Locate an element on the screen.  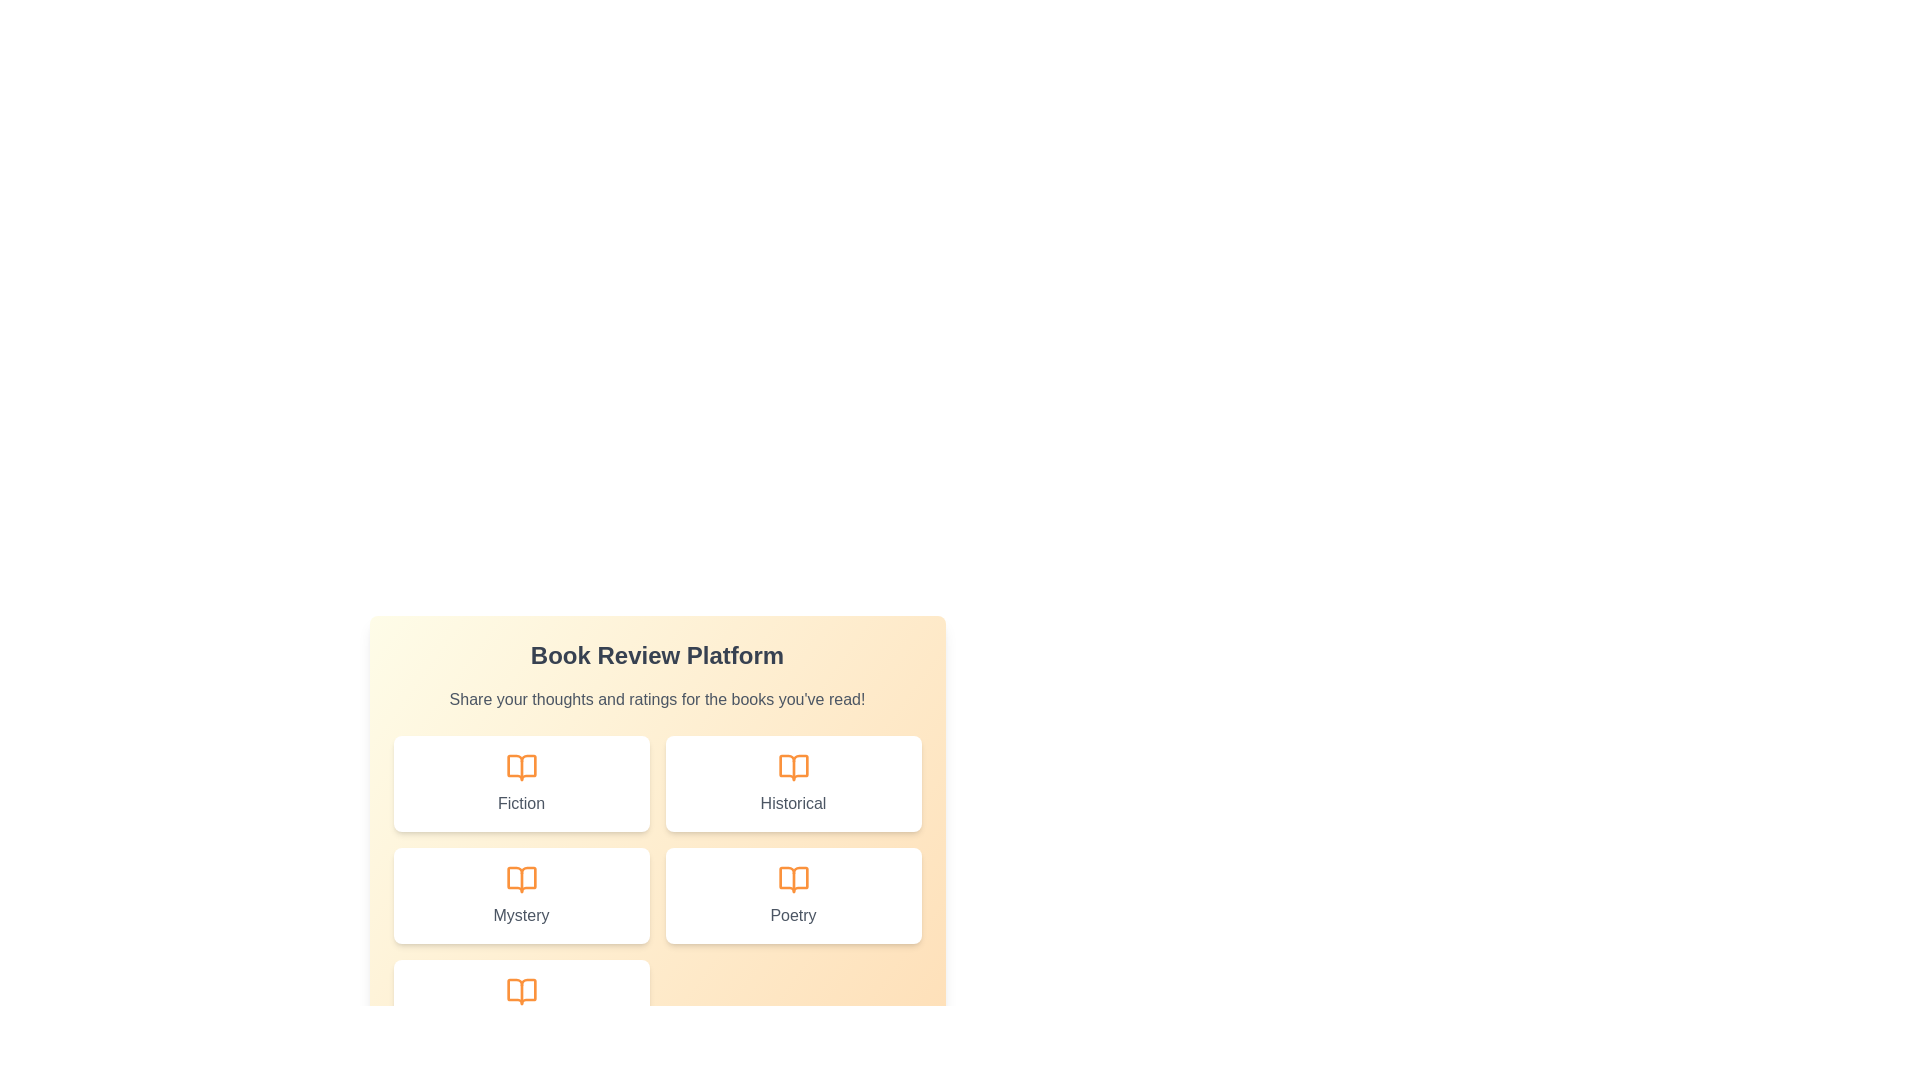
the interactive card with an orange book icon and gray text labeled 'Poetry' located at the bottom-right of the 2x3 grid is located at coordinates (792, 894).